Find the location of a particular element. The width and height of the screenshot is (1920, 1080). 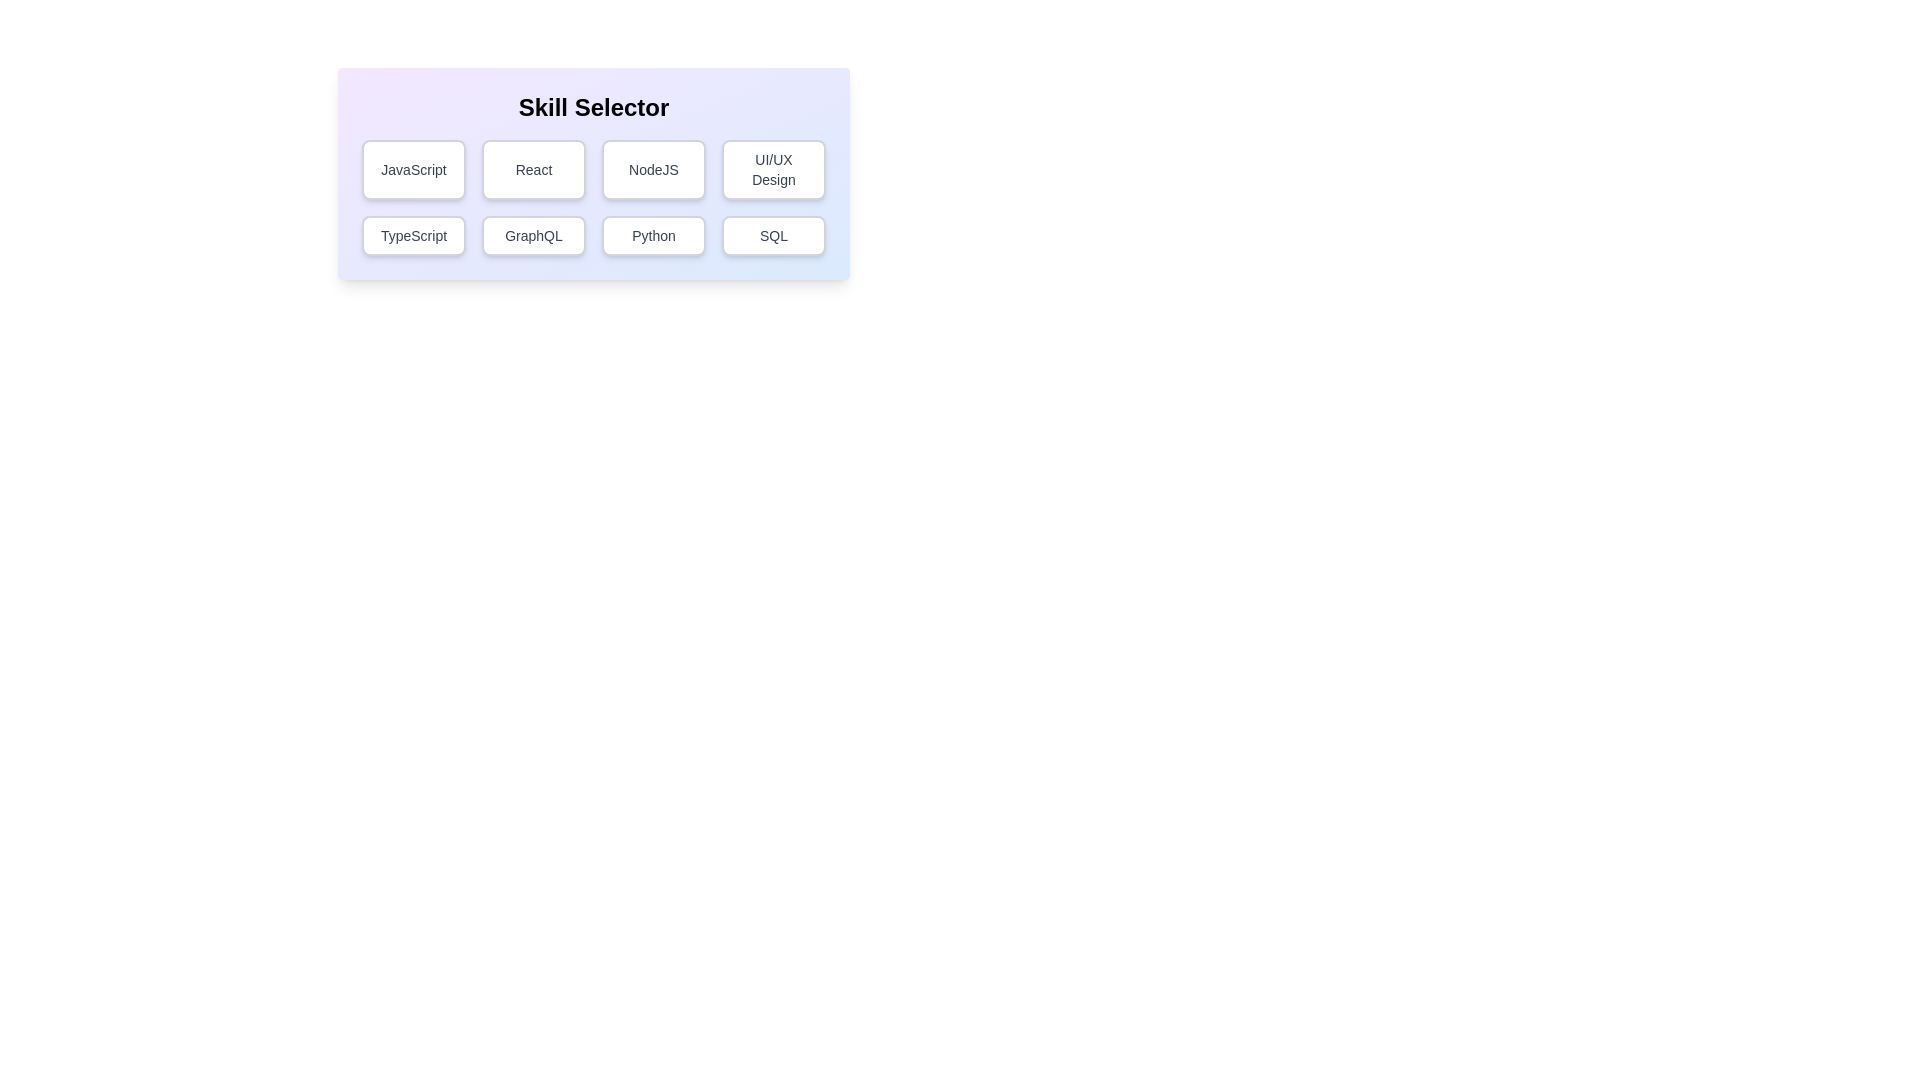

the skill button labeled GraphQL to observe hover effects is located at coordinates (533, 234).